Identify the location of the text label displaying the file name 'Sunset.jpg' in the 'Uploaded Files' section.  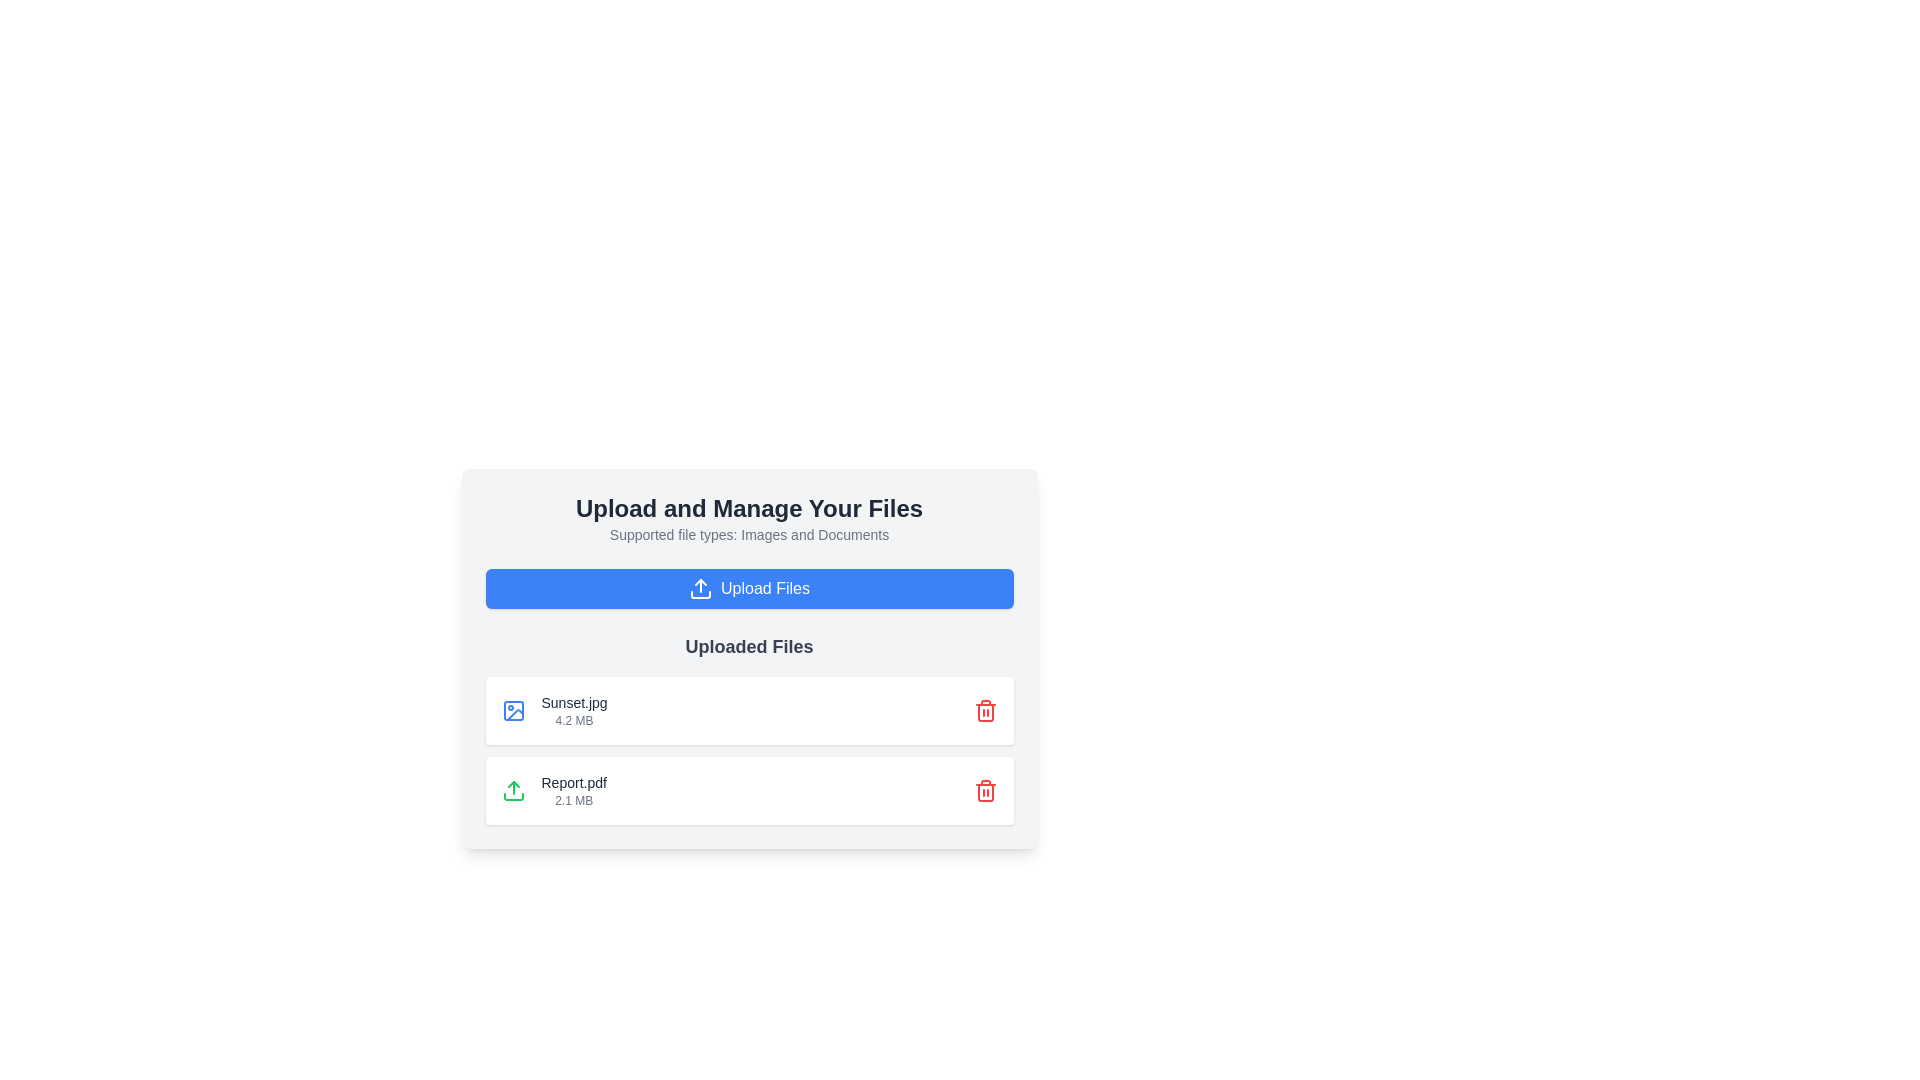
(573, 701).